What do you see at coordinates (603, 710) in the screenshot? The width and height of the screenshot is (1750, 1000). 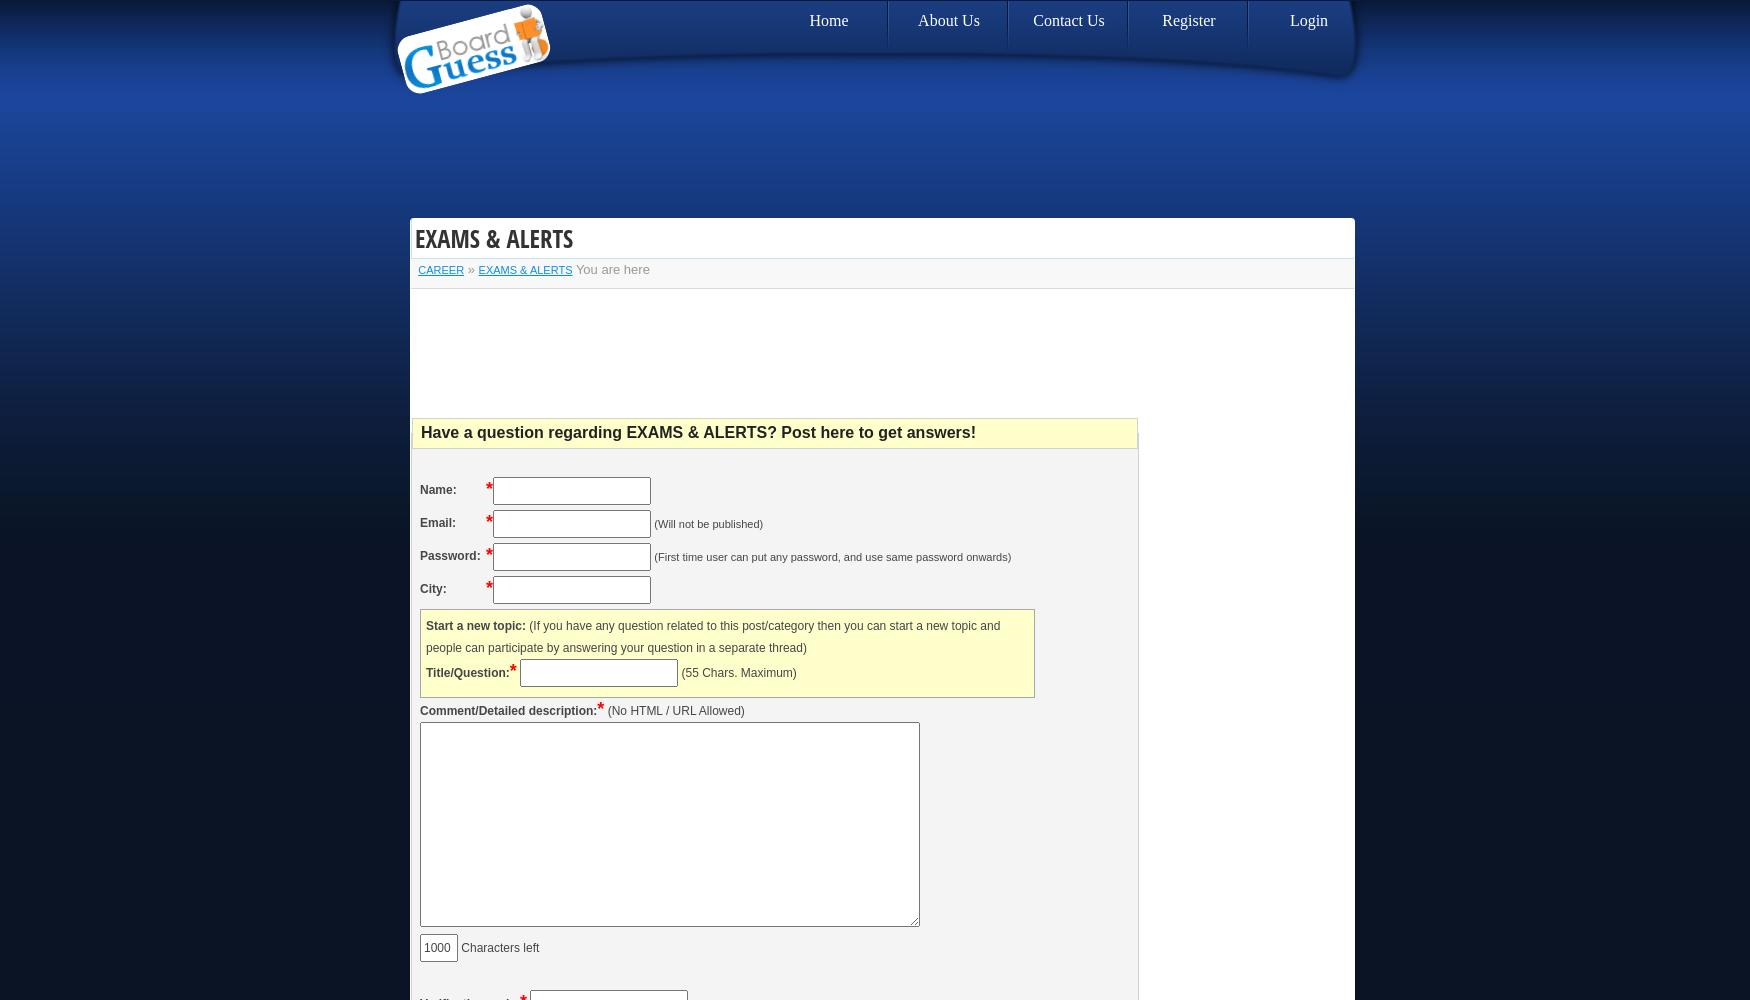 I see `'(No HTML / URL Allowed)'` at bounding box center [603, 710].